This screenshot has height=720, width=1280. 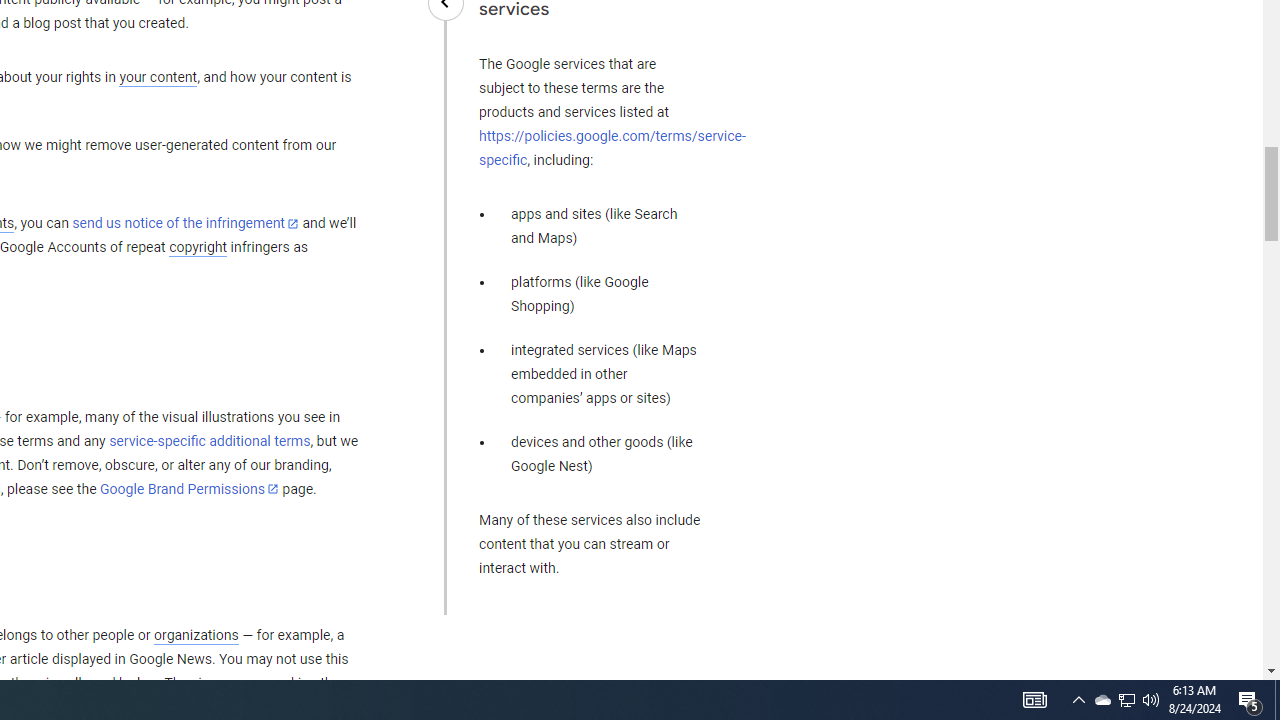 What do you see at coordinates (196, 635) in the screenshot?
I see `'organizations'` at bounding box center [196, 635].